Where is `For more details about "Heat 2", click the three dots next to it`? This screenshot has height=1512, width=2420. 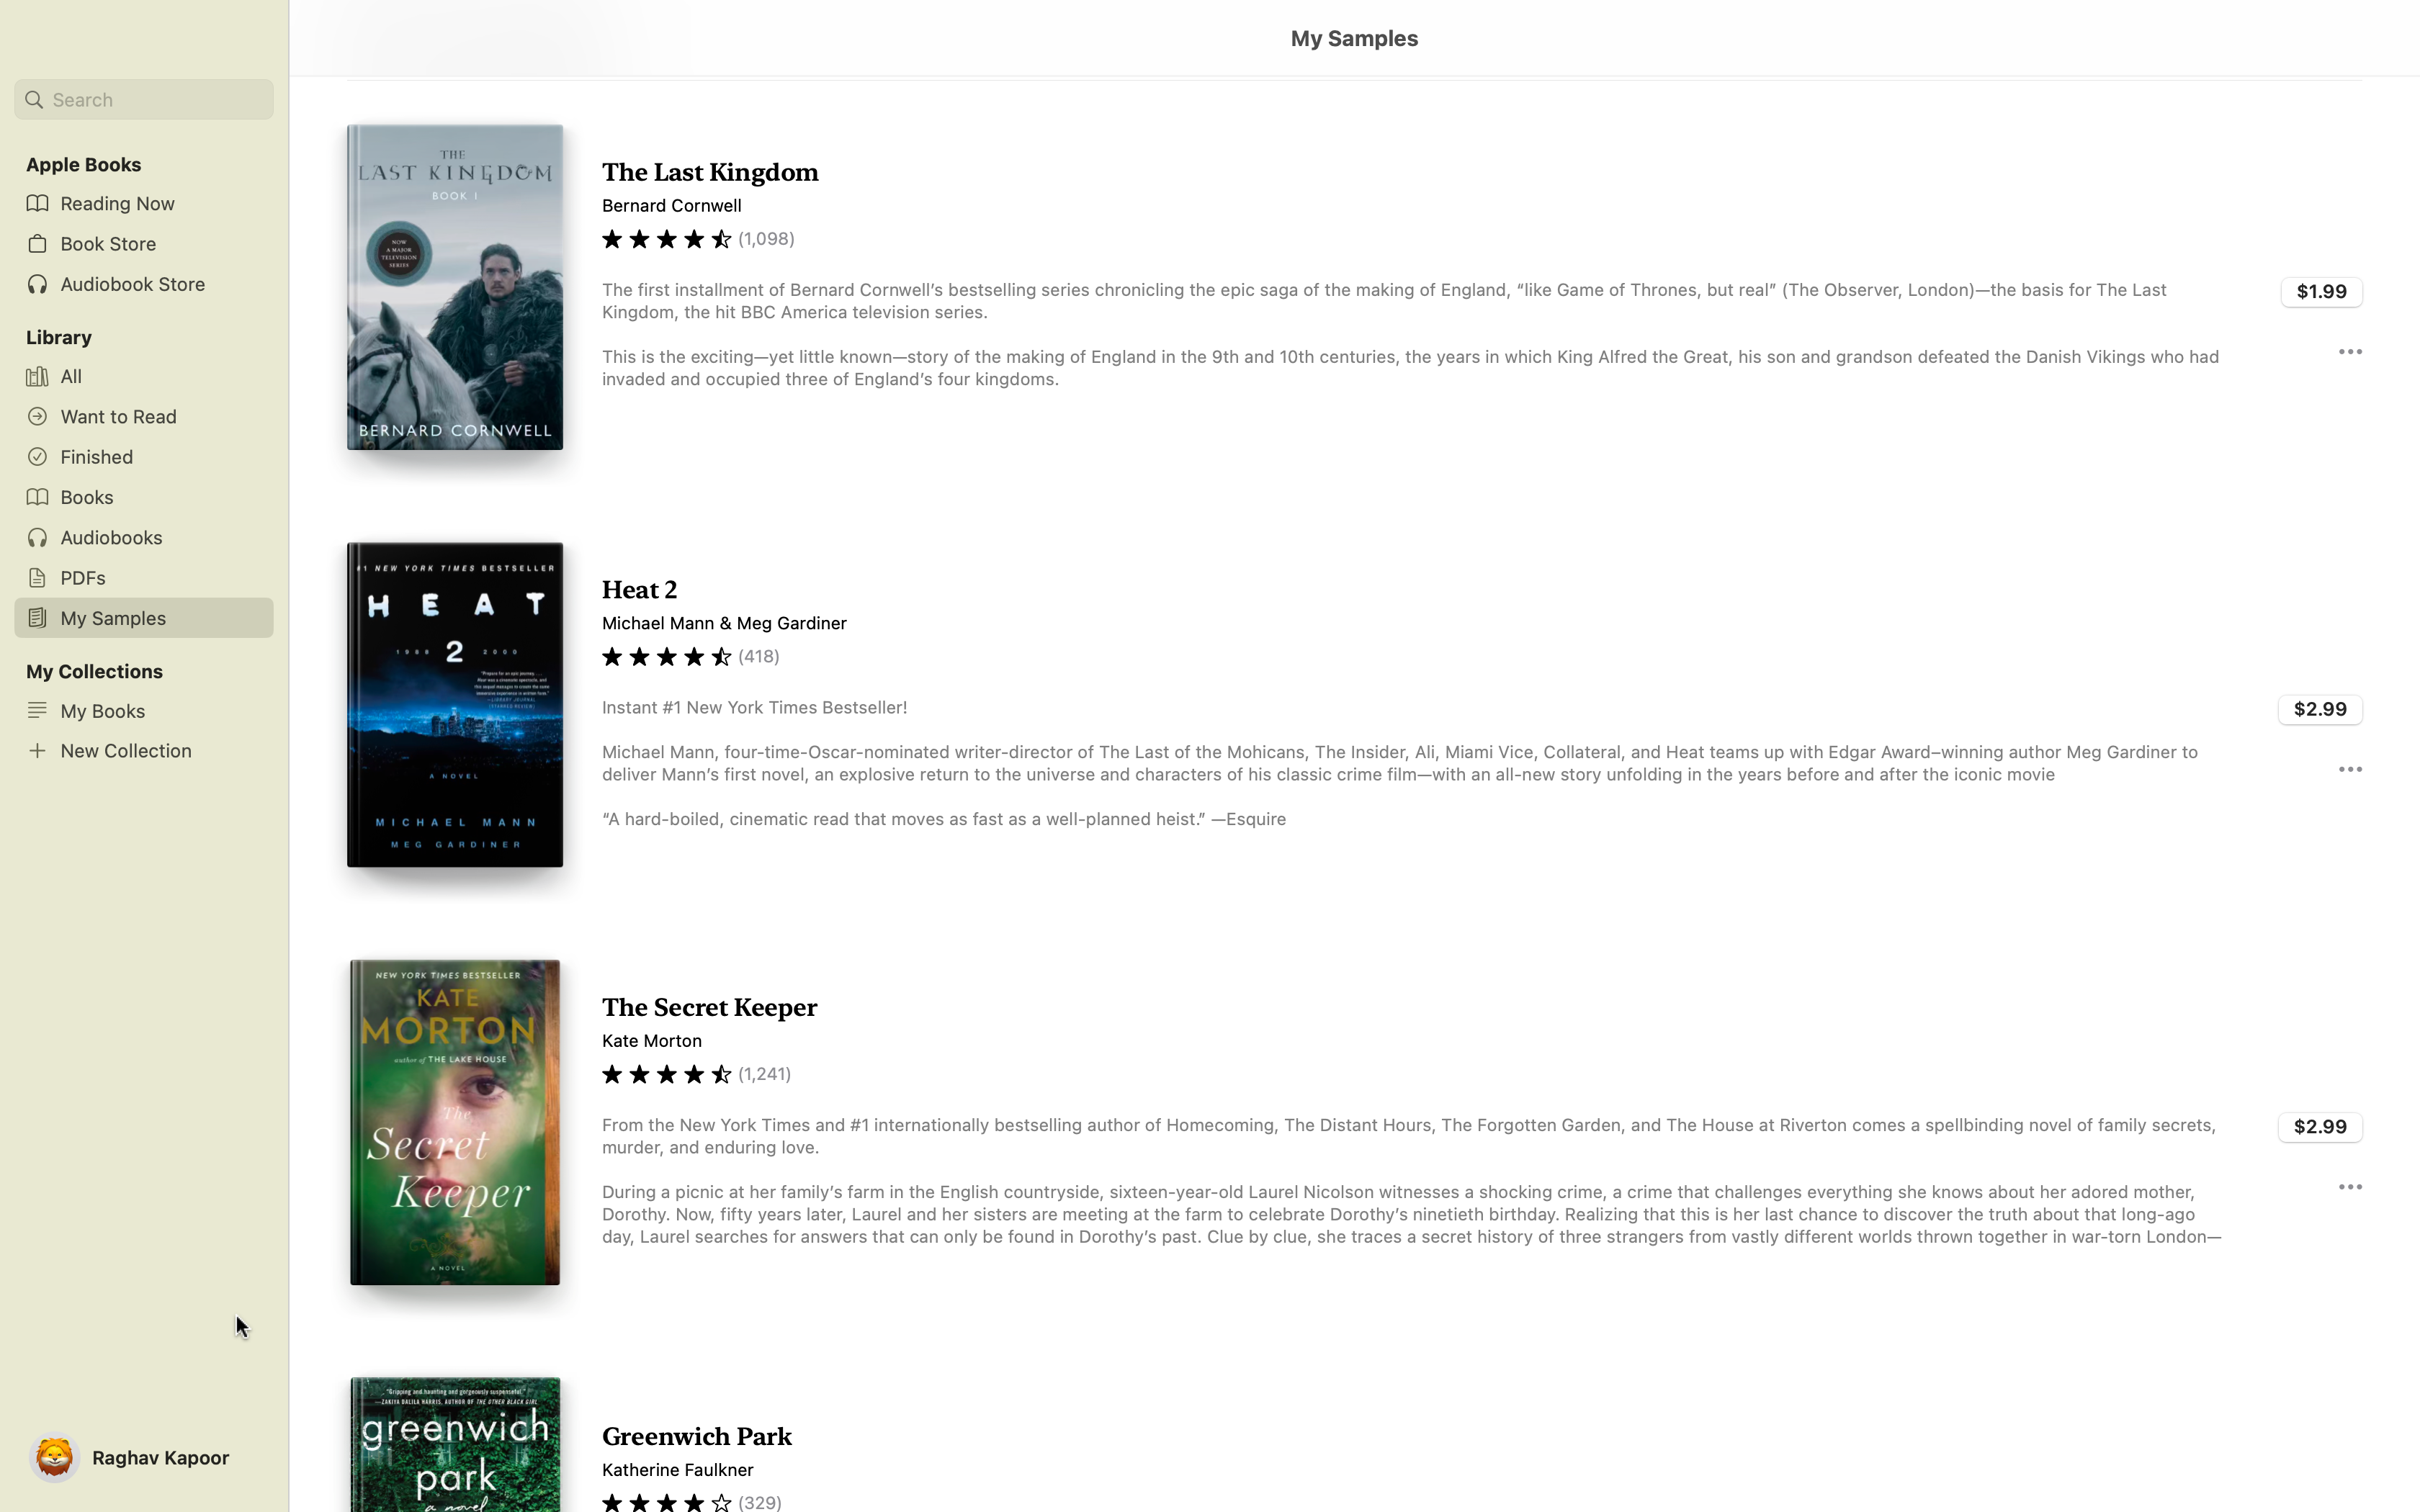 For more details about "Heat 2", click the three dots next to it is located at coordinates (2349, 768).